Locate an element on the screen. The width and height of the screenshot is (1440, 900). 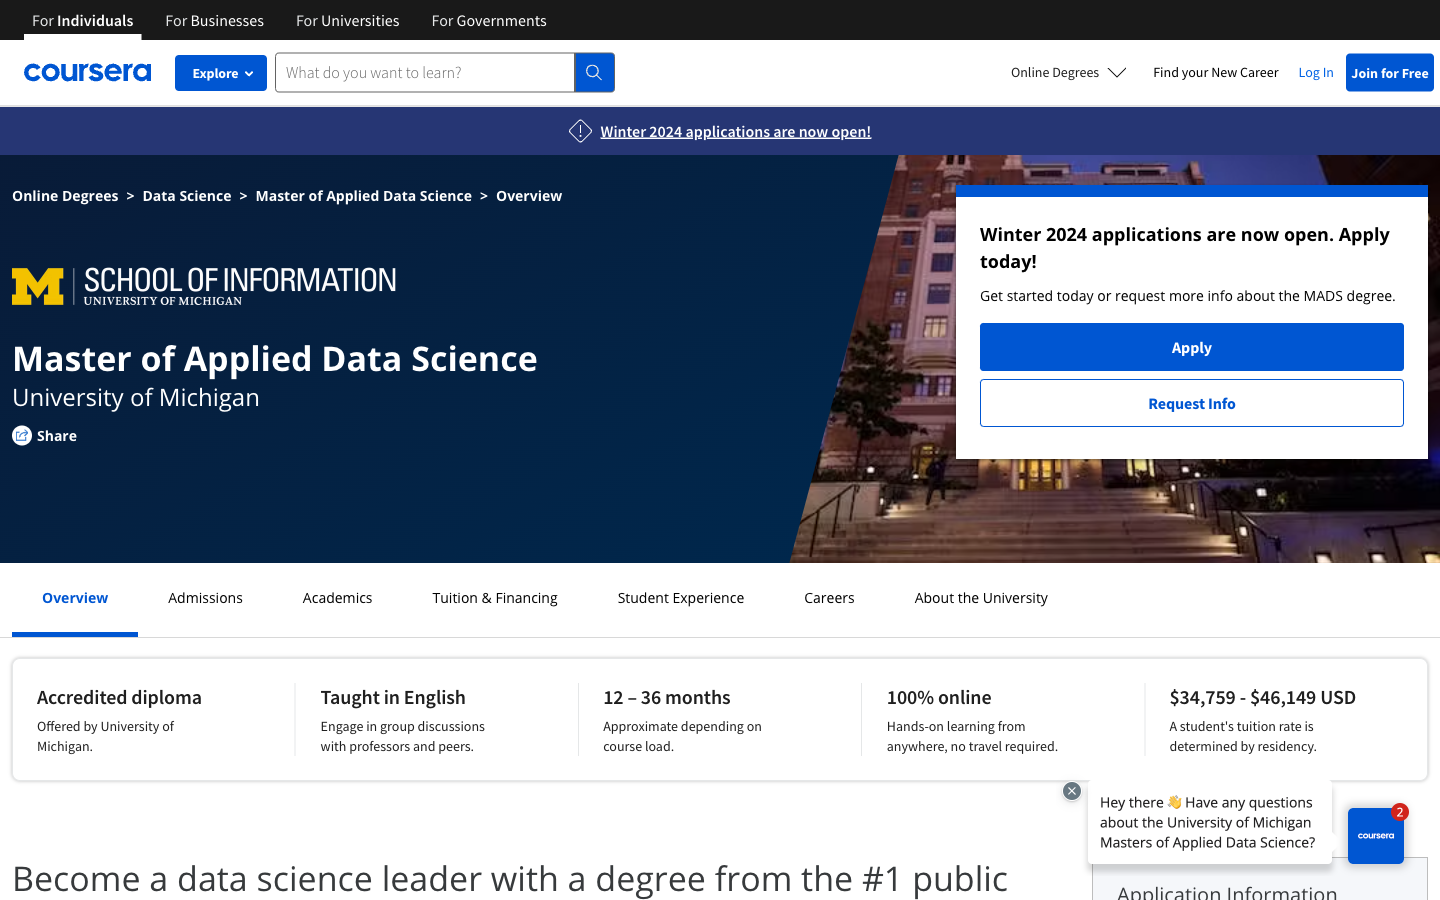
Search for educational programs related to Cloud Computing is located at coordinates (680, 597).